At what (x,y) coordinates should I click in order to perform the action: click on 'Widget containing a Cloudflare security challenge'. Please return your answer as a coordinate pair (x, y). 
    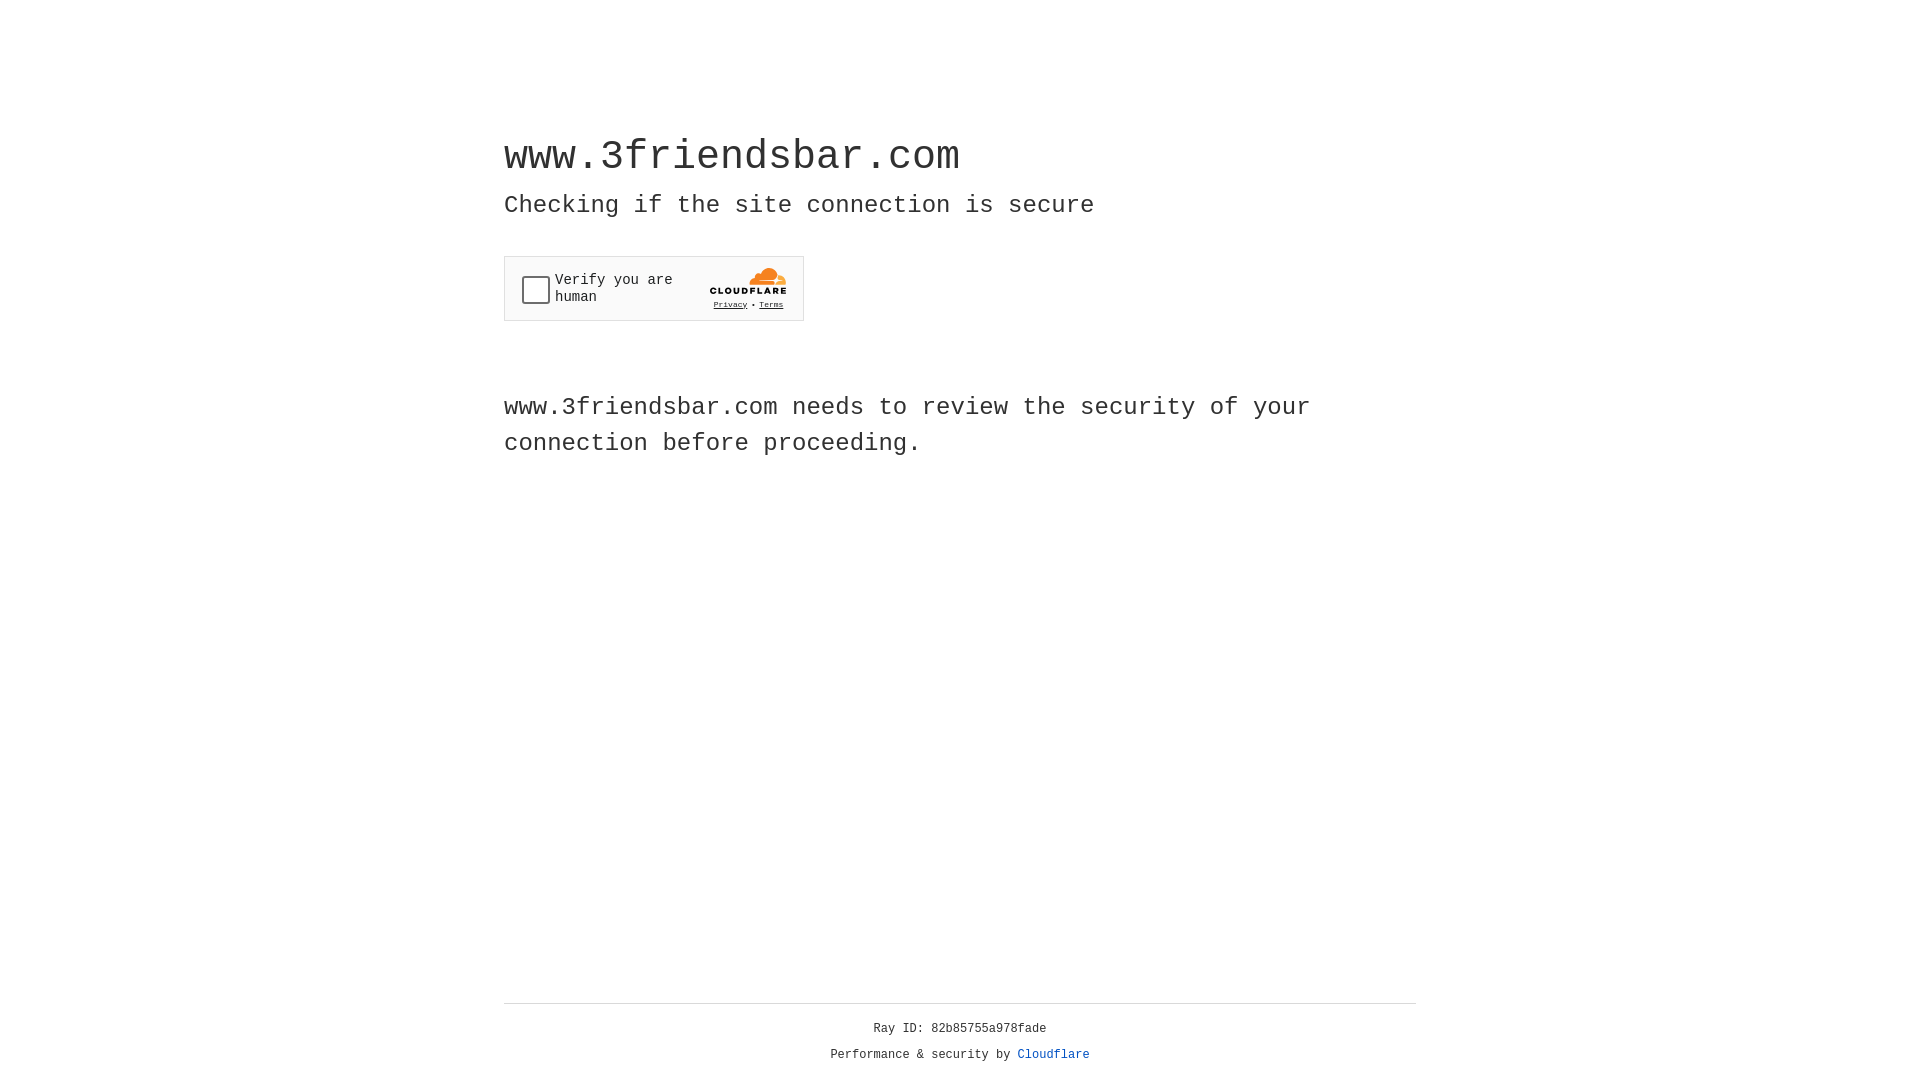
    Looking at the image, I should click on (653, 288).